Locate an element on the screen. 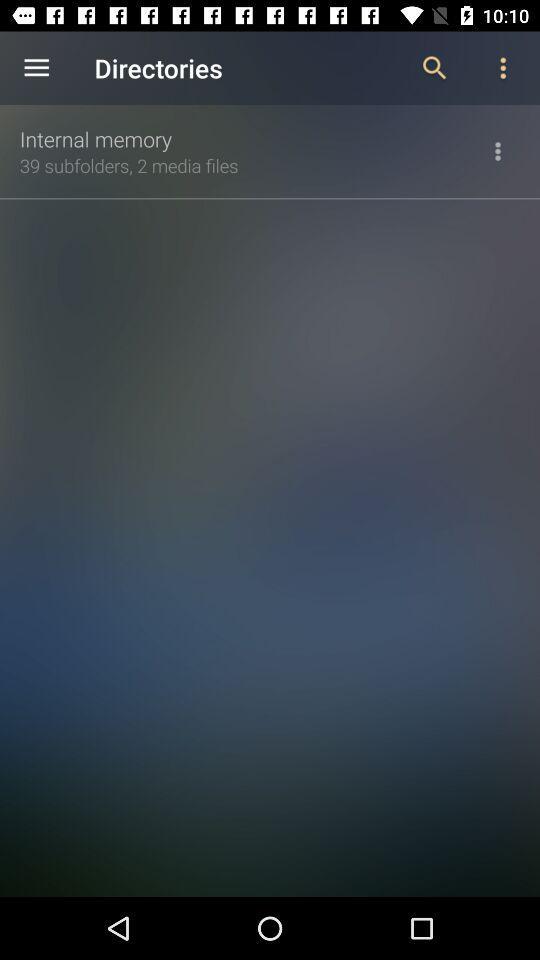  the item above the internal memory is located at coordinates (36, 68).